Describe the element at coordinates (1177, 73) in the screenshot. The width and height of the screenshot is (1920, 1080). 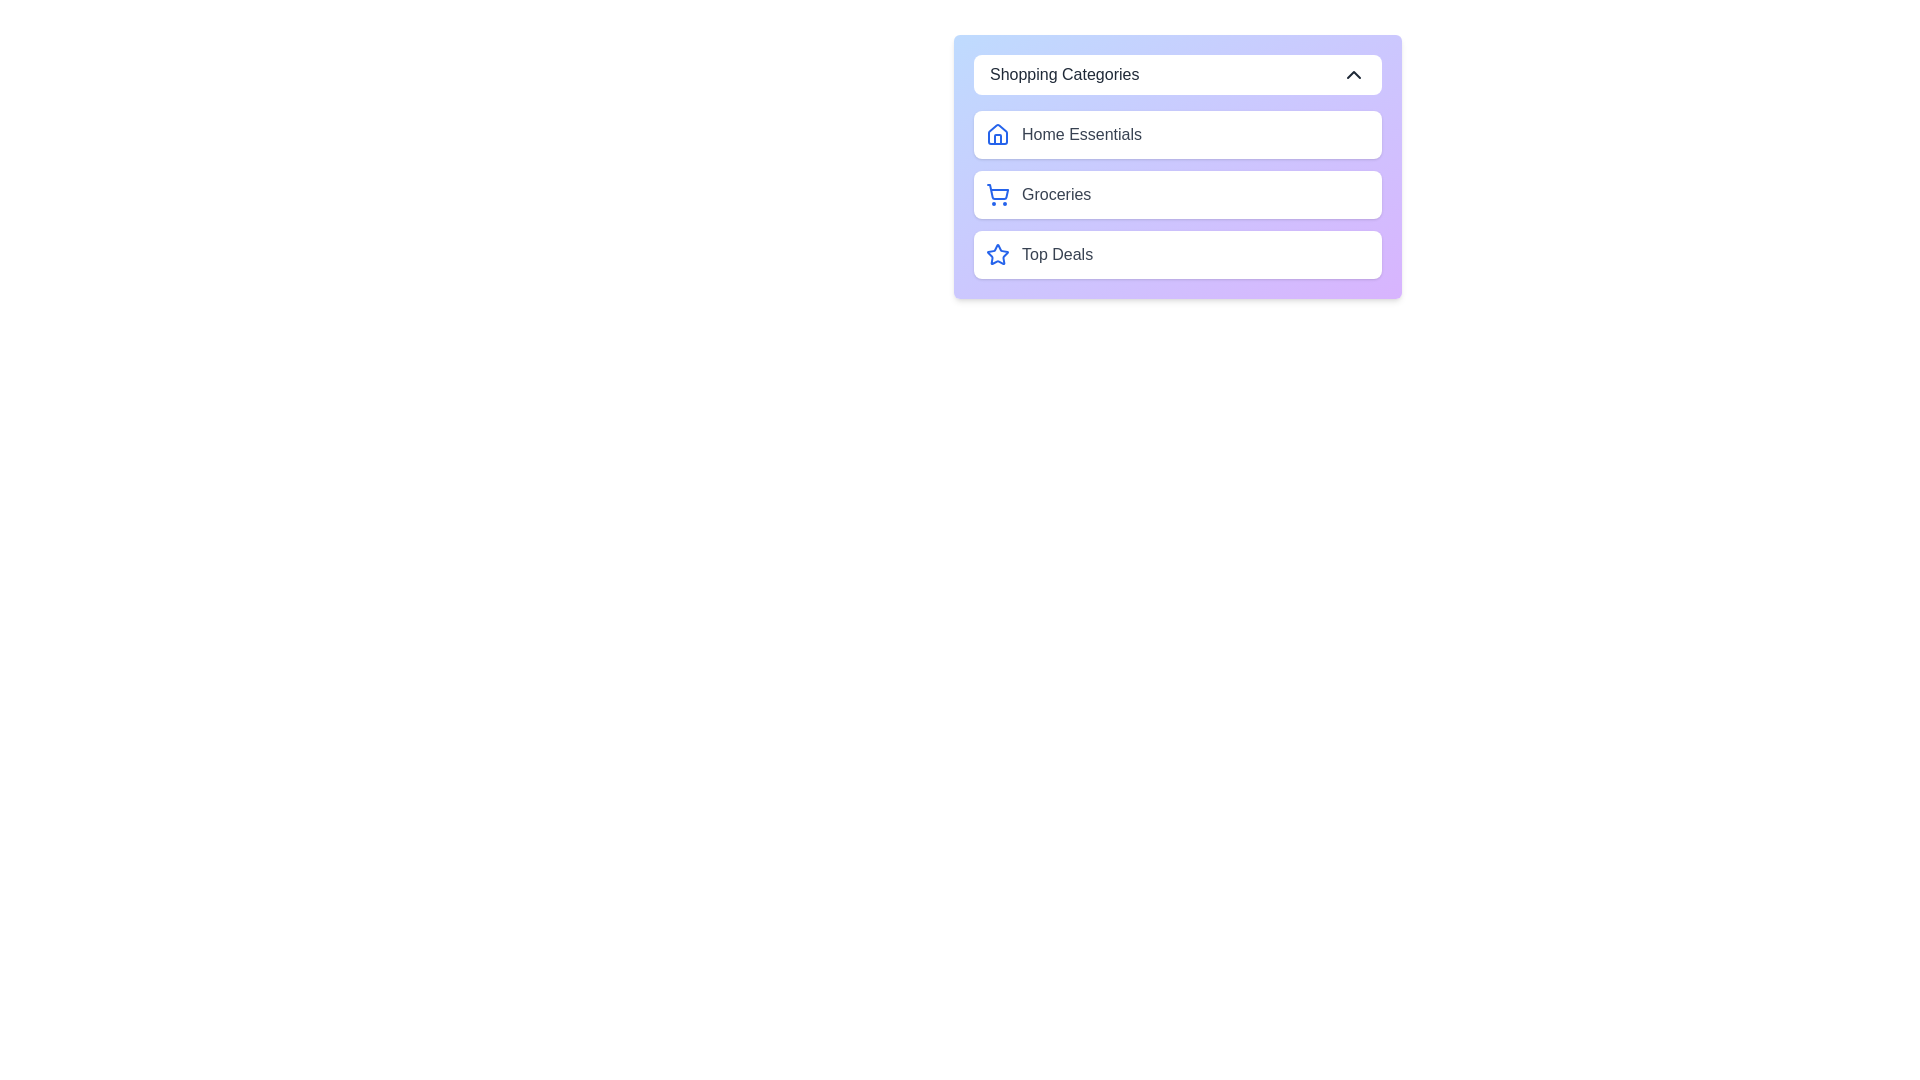
I see `the 'Shopping Categories' button to toggle the menu` at that location.